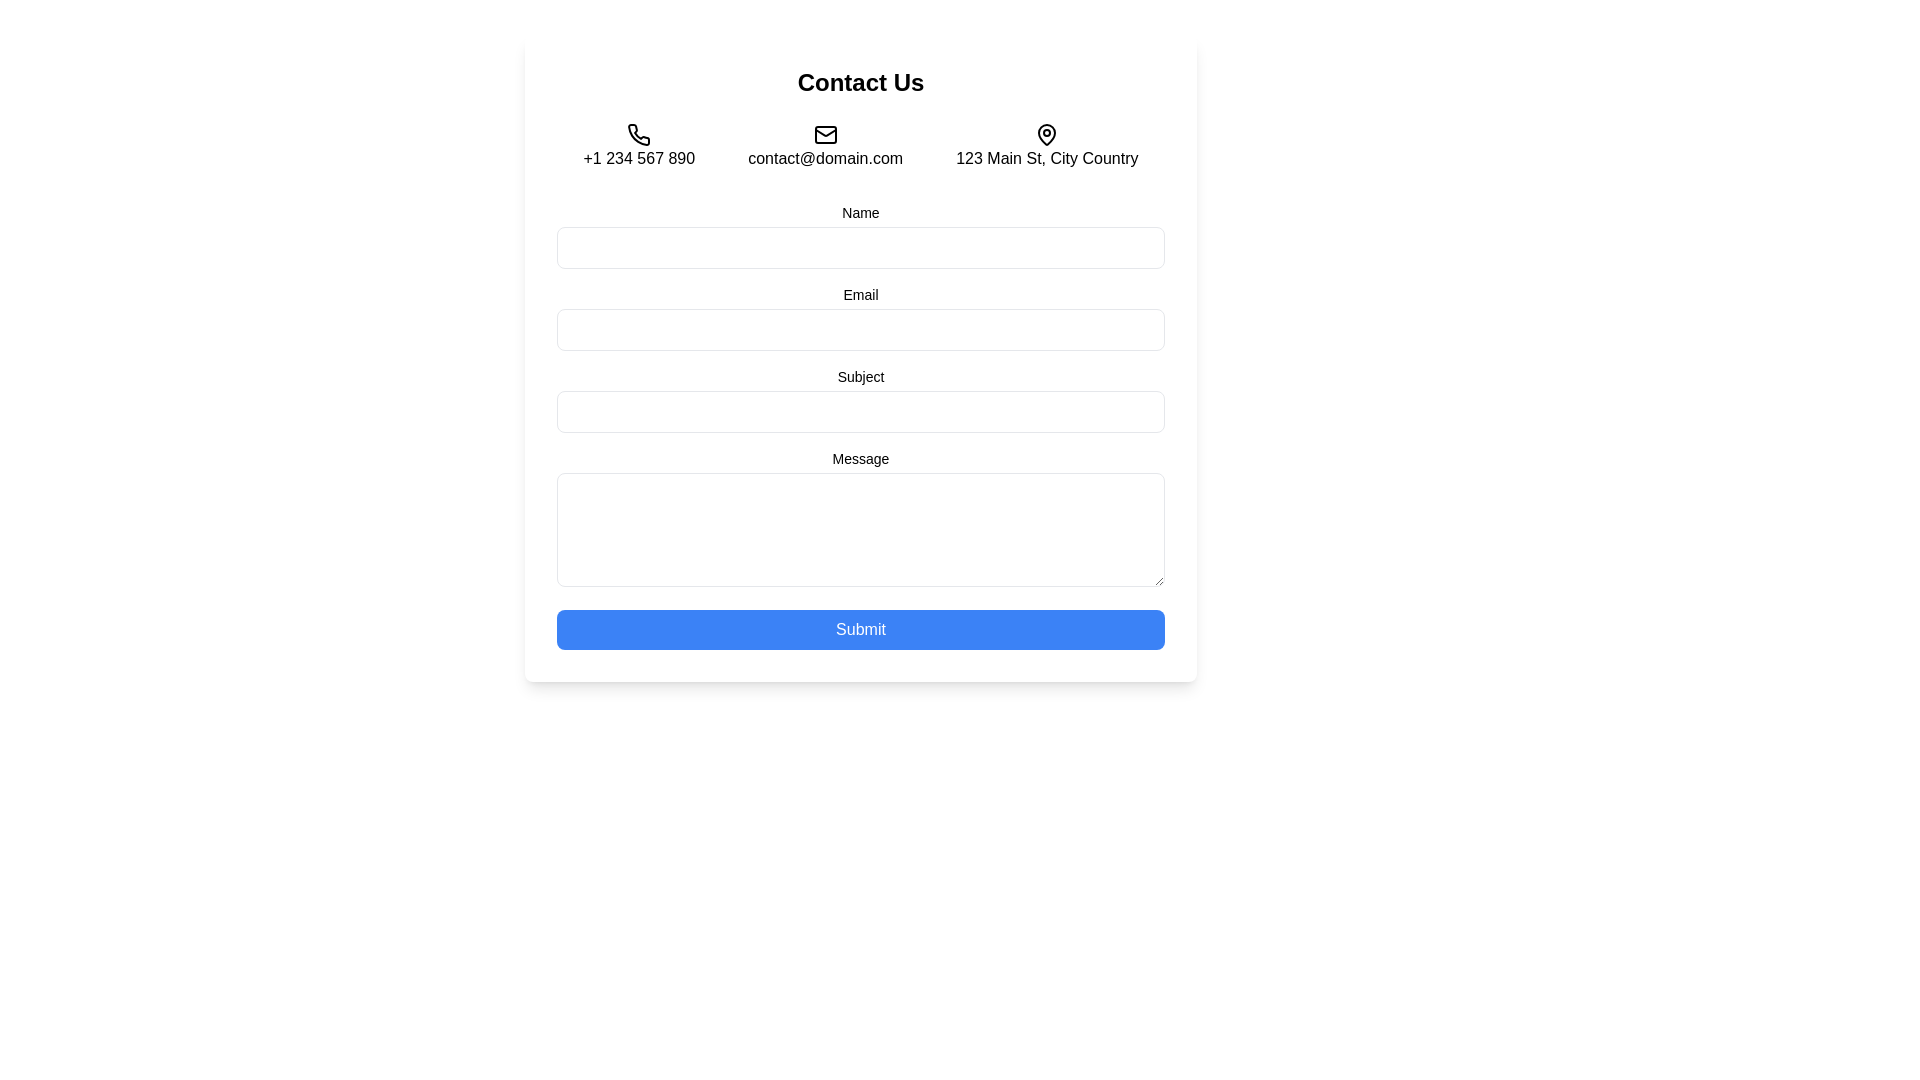 Image resolution: width=1920 pixels, height=1080 pixels. Describe the element at coordinates (1046, 135) in the screenshot. I see `the round pin or map marker icon located to the right of the text label '123 Main St, City Country' in the top-right section of the interface` at that location.